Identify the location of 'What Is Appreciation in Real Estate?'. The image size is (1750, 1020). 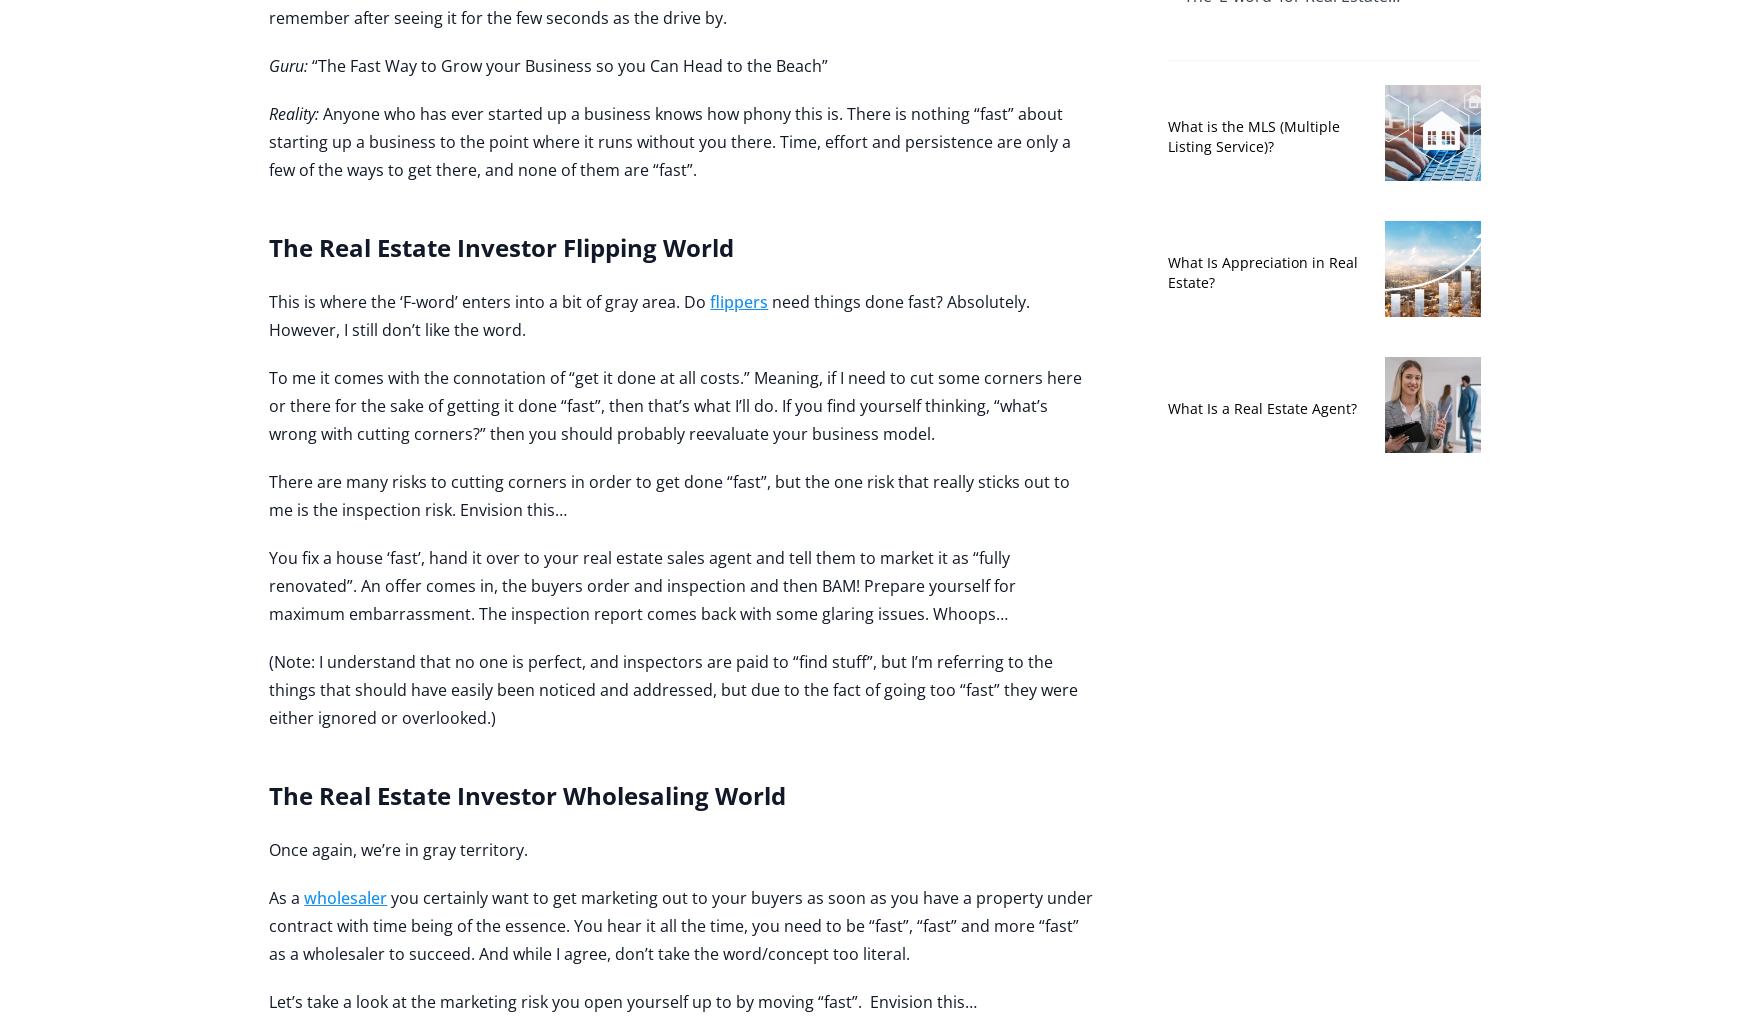
(1260, 270).